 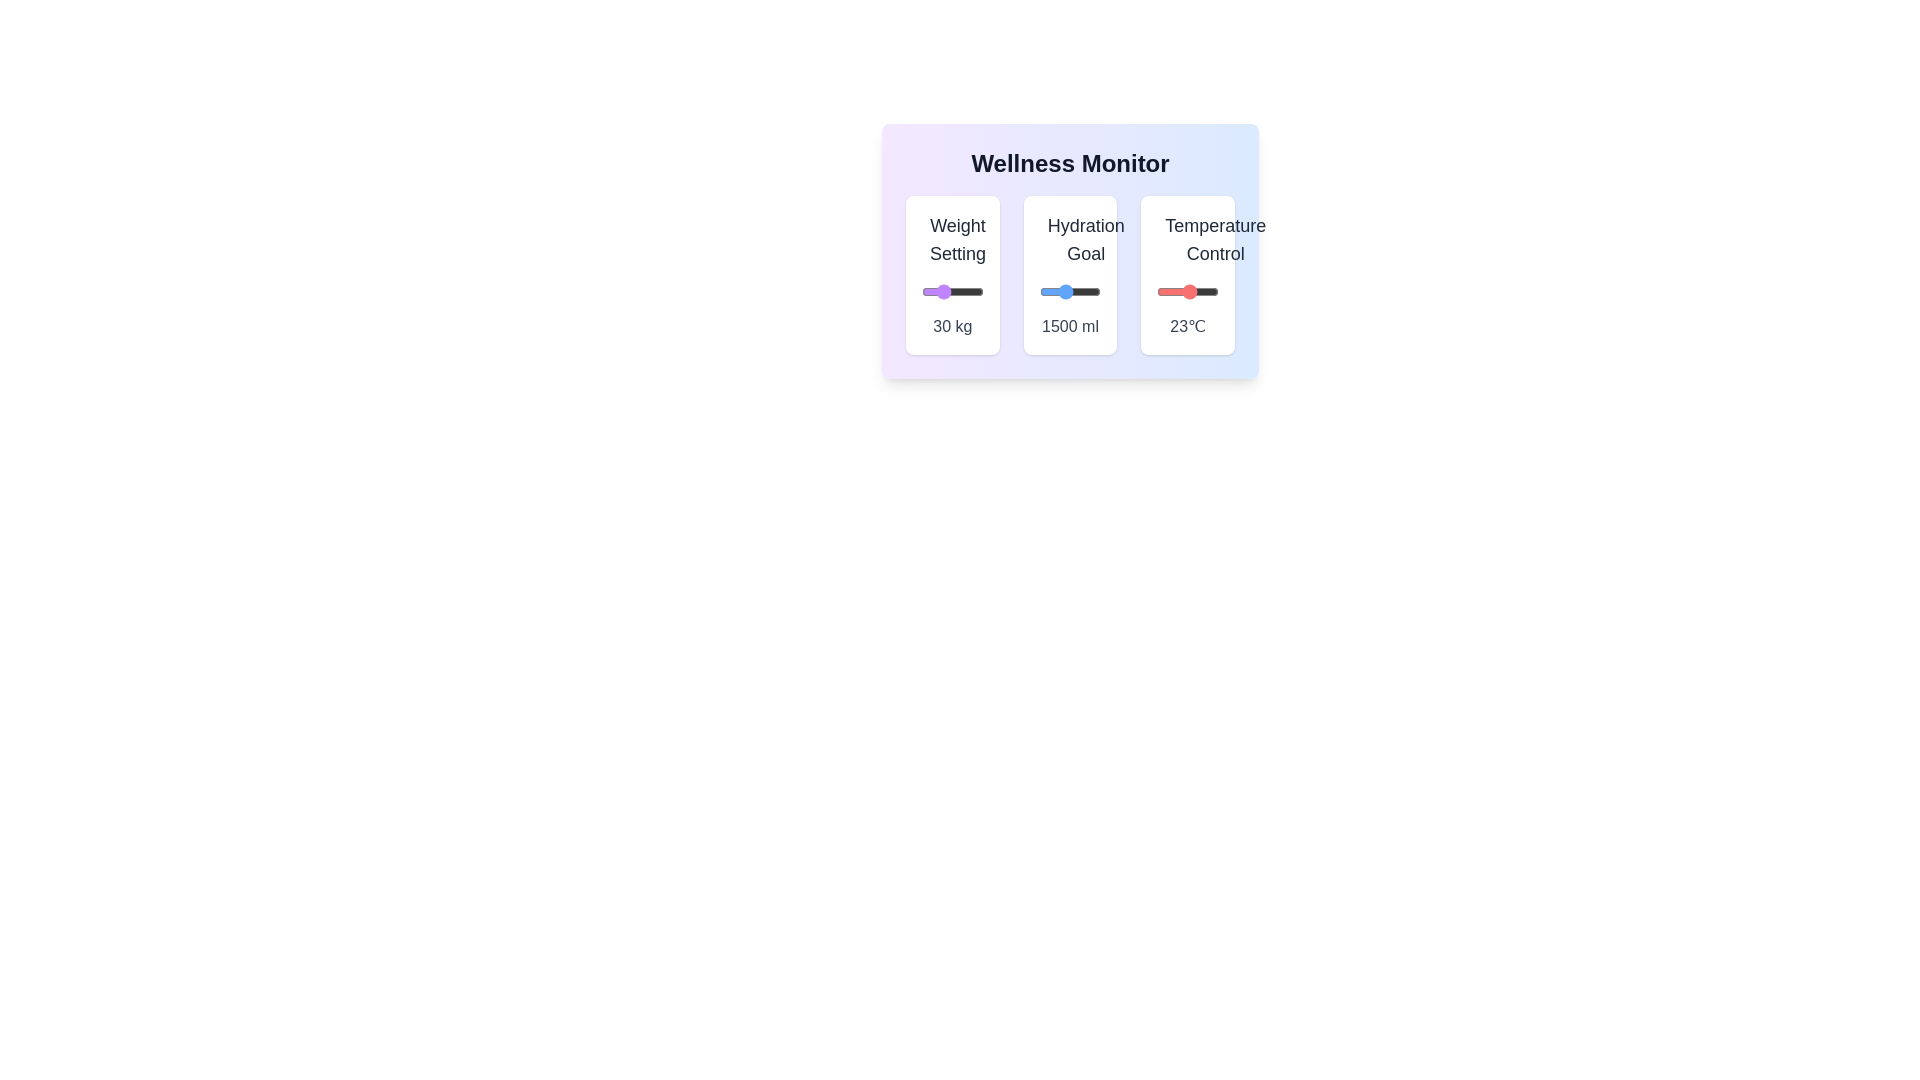 I want to click on the temperature, so click(x=1197, y=292).